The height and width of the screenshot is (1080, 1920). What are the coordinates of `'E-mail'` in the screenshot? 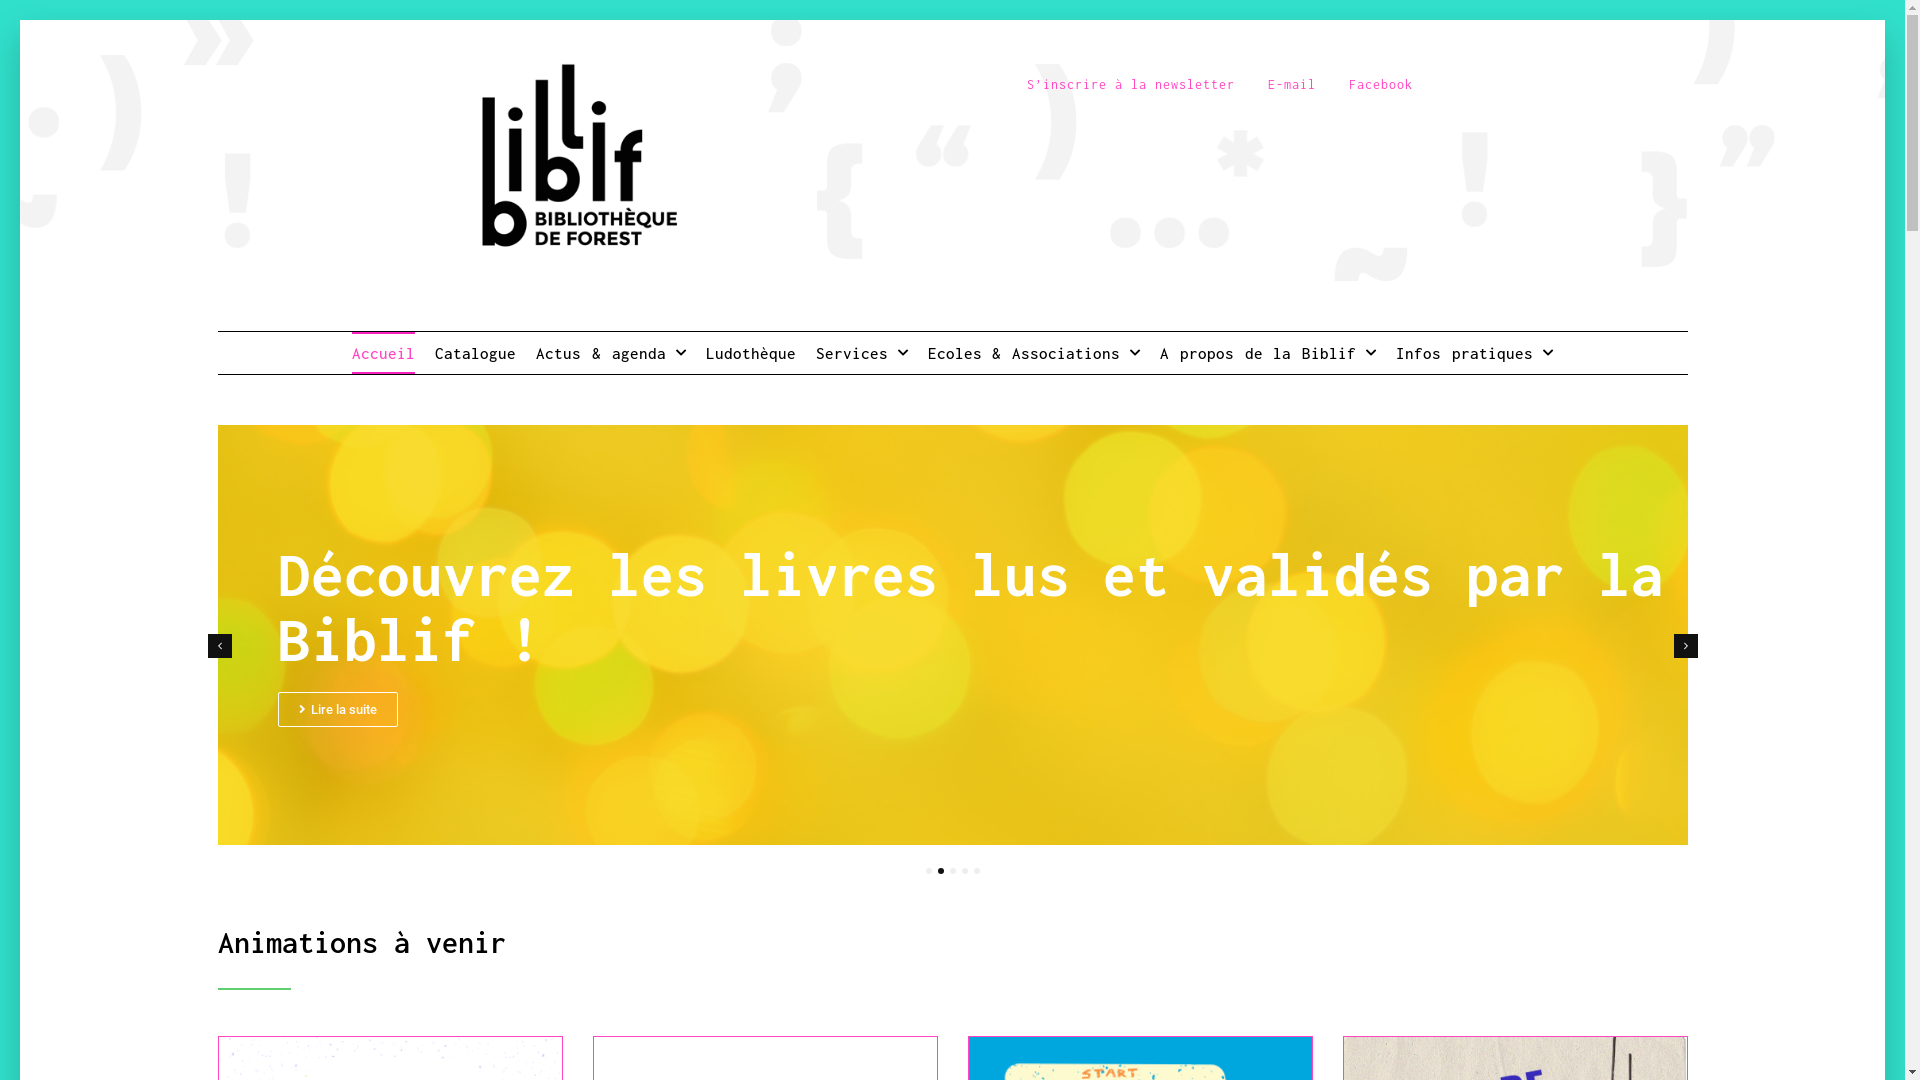 It's located at (1291, 83).